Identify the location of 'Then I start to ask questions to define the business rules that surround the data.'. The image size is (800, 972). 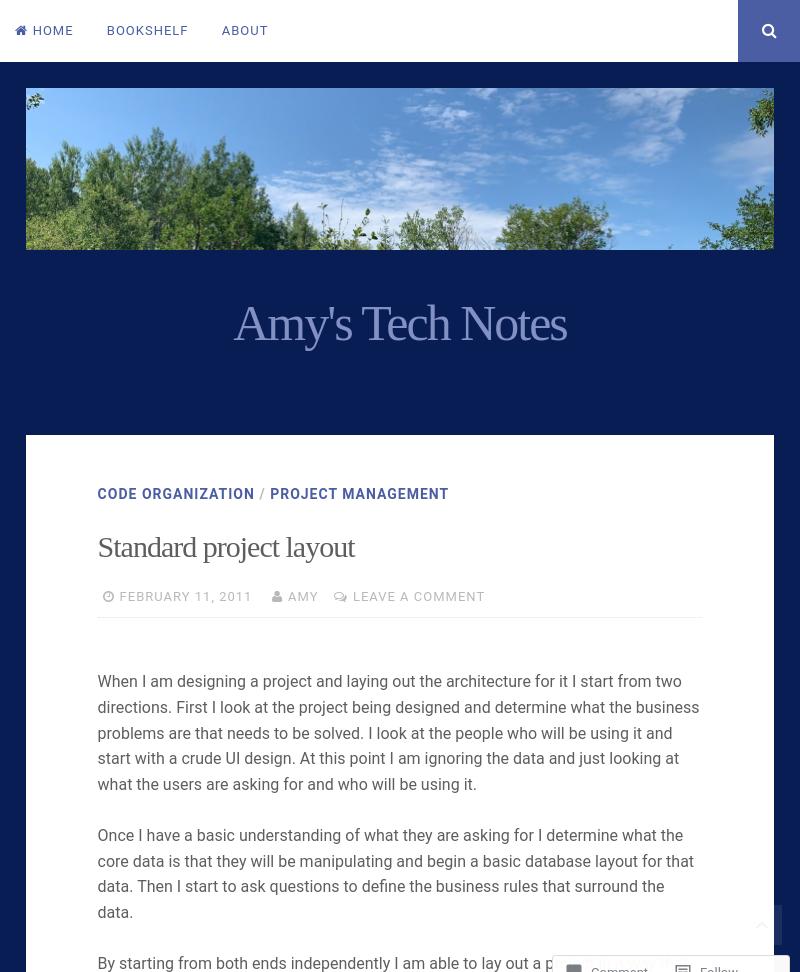
(96, 899).